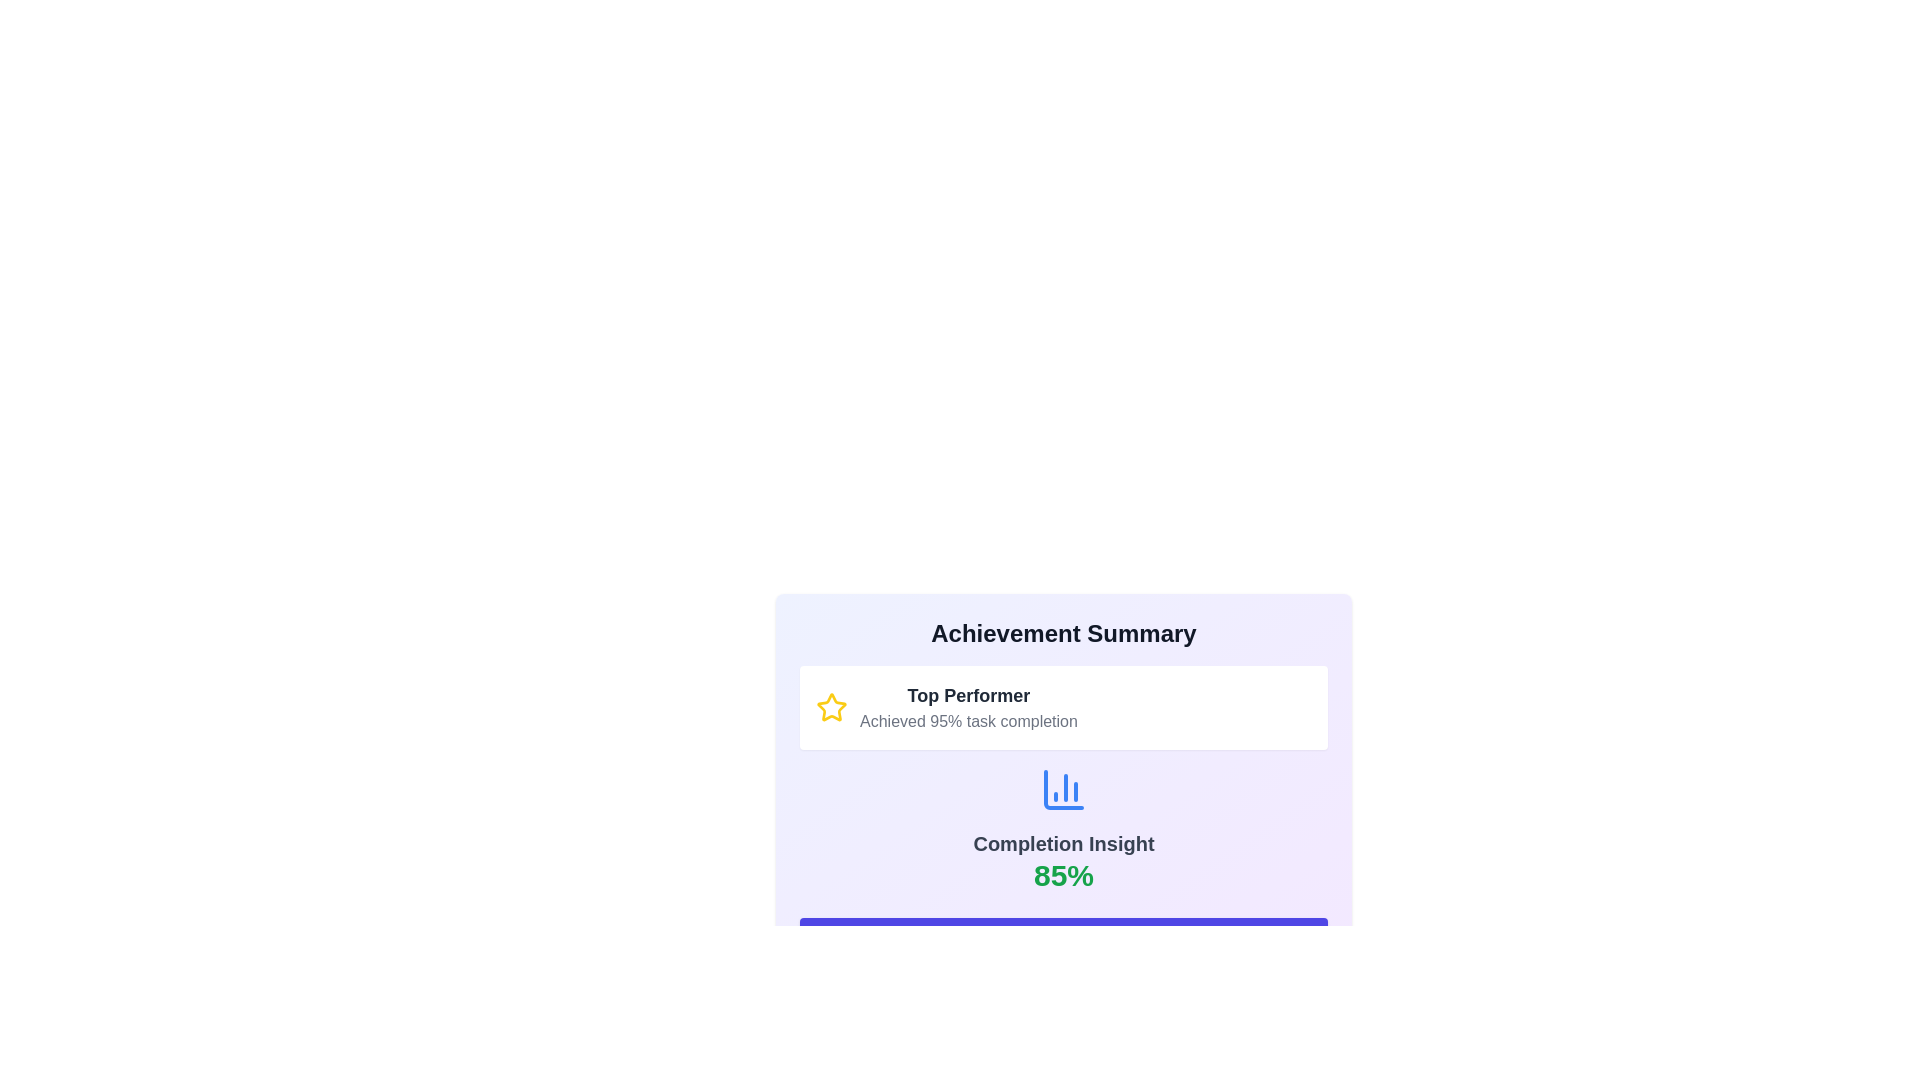 This screenshot has width=1920, height=1080. Describe the element at coordinates (1063, 789) in the screenshot. I see `the blue bar chart icon located in the 'Completion Insight' section above the '85%' text` at that location.